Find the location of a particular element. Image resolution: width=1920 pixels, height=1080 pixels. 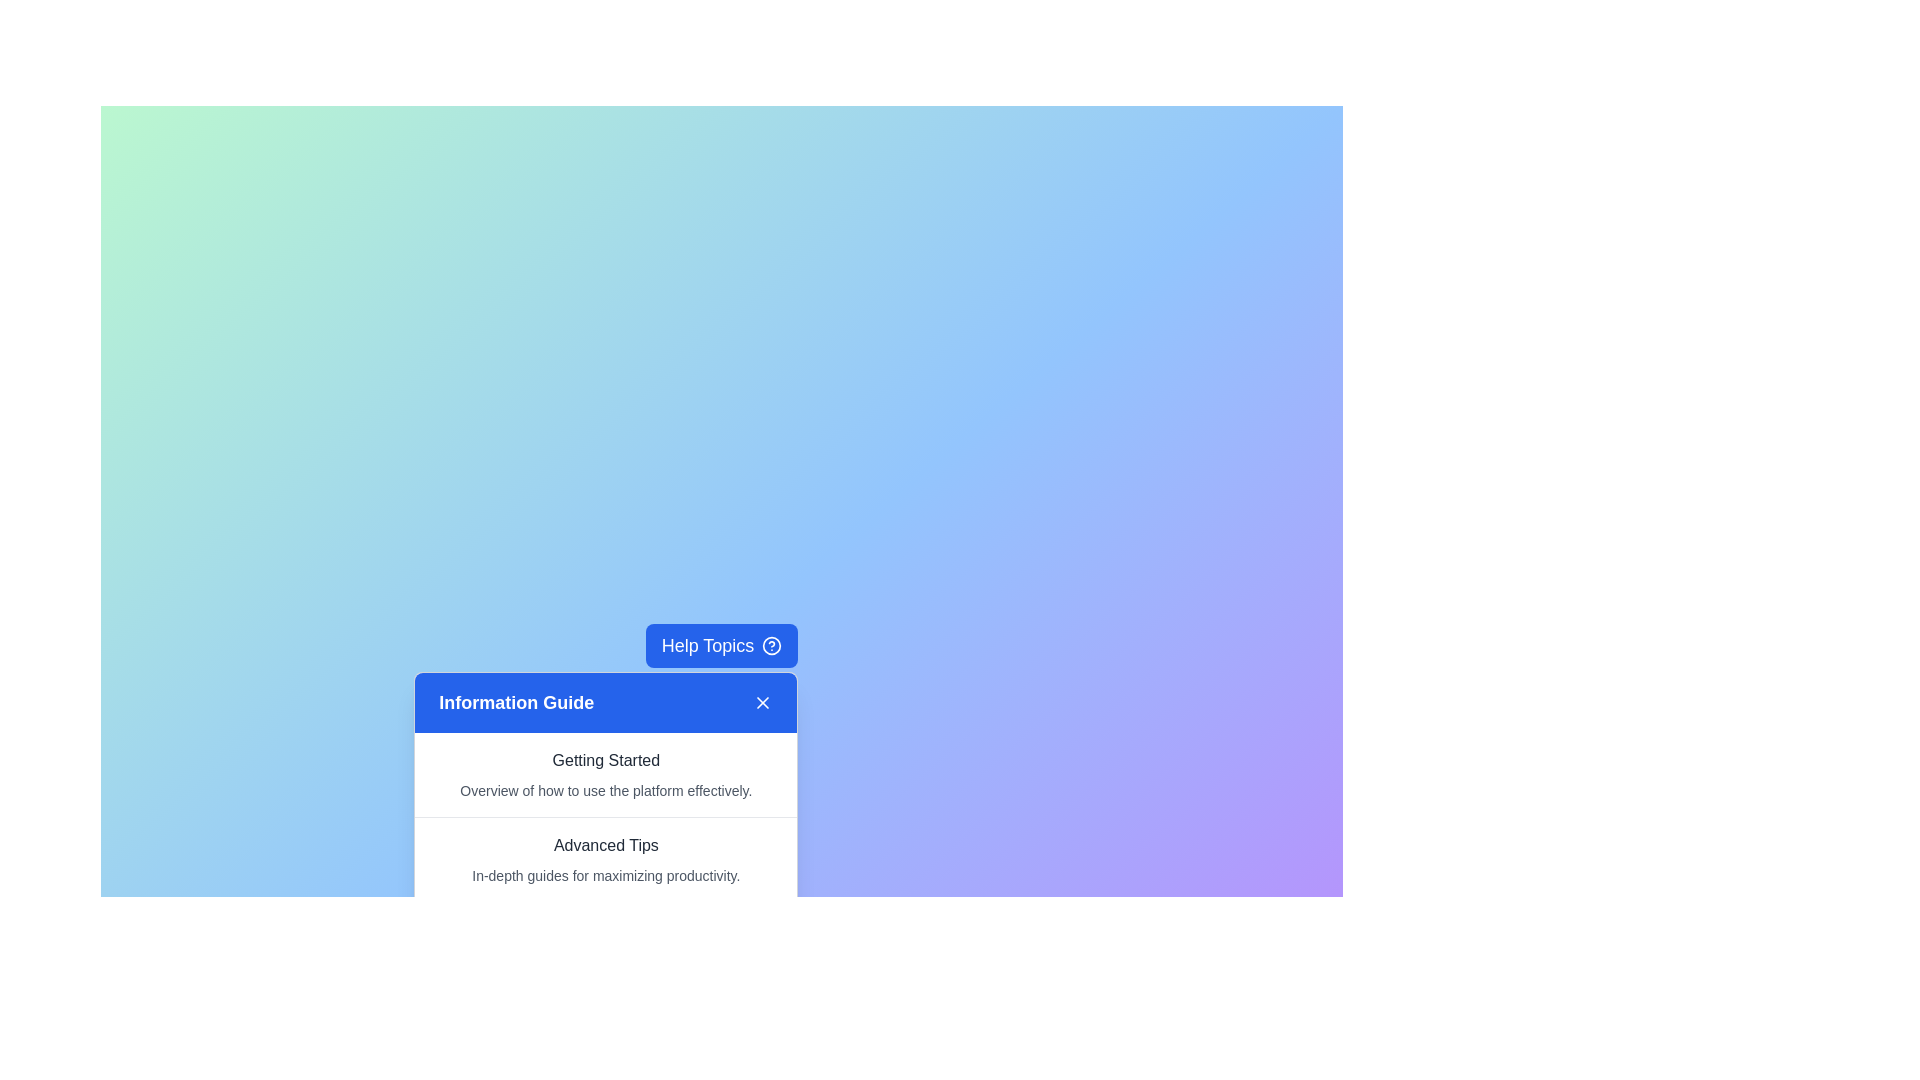

the 'Advanced Tips' informational block is located at coordinates (605, 859).